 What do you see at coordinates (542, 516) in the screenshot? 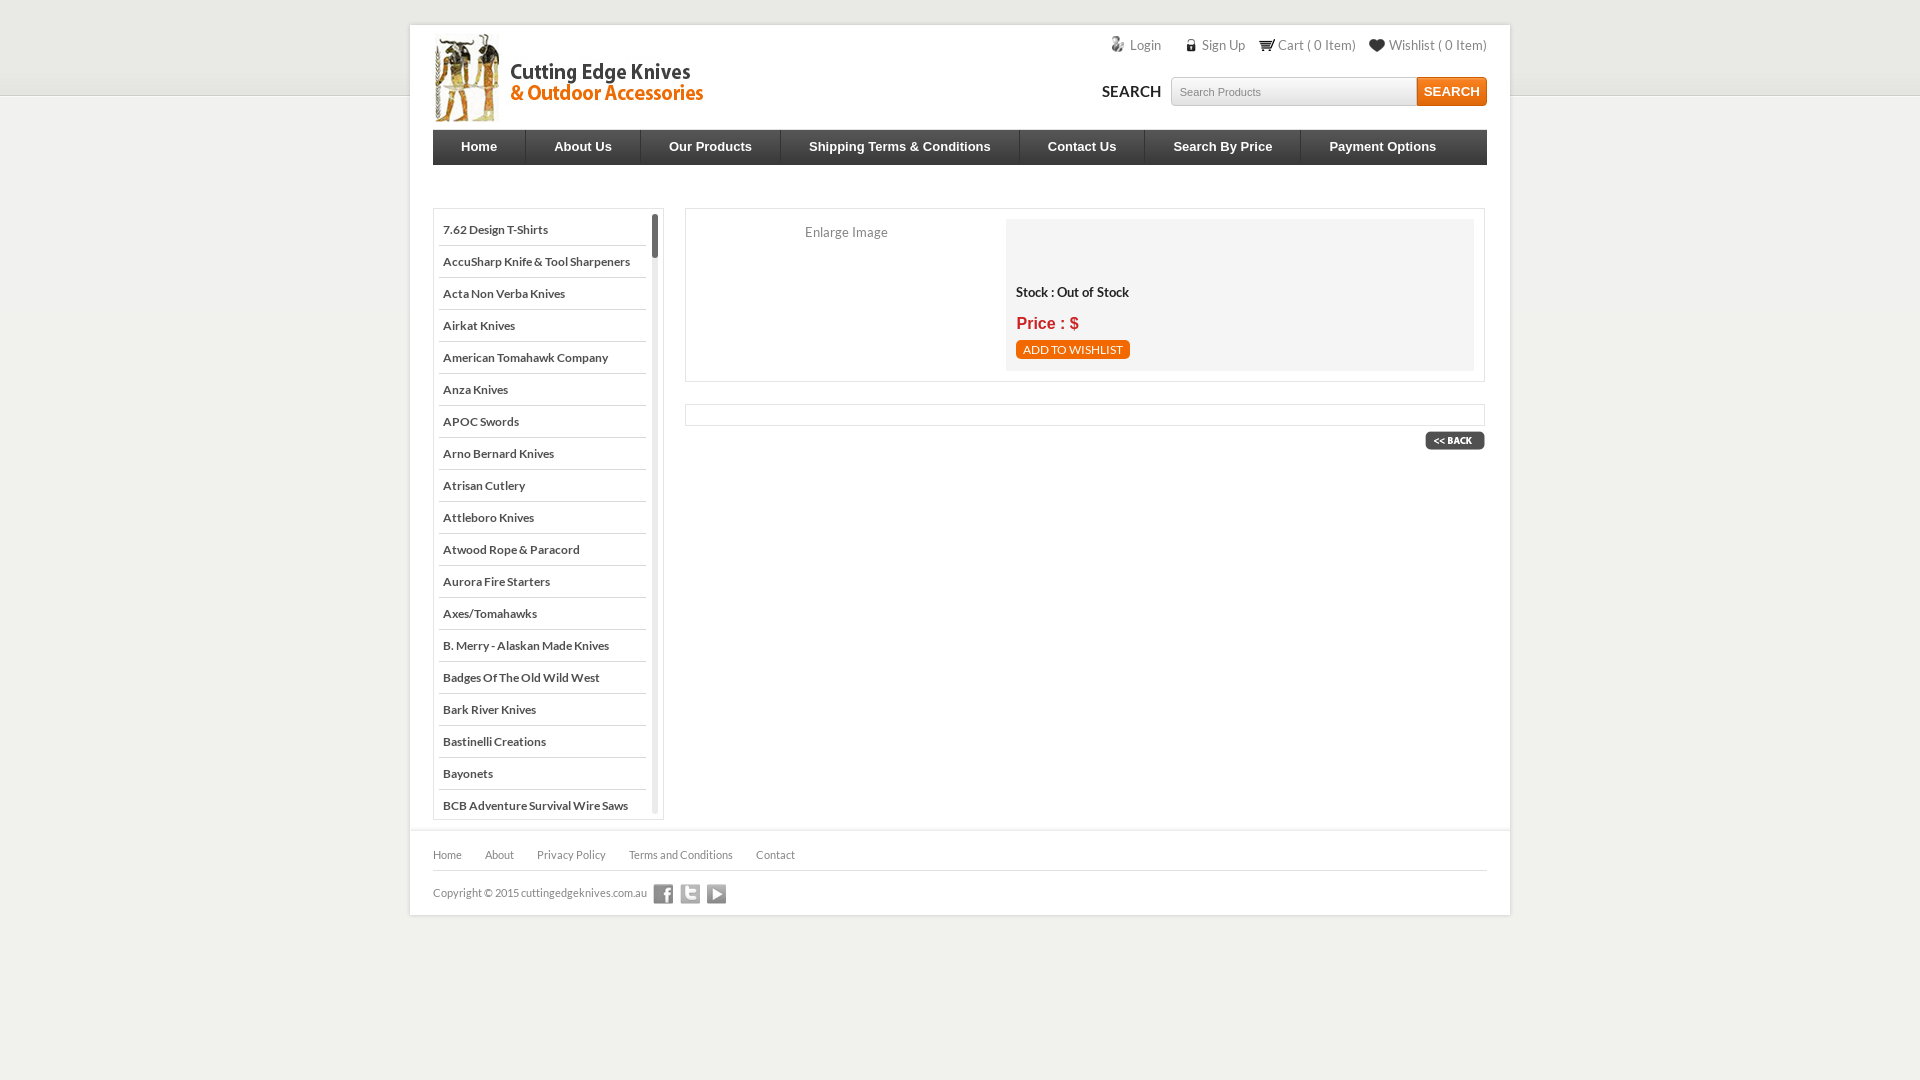
I see `'Attleboro Knives'` at bounding box center [542, 516].